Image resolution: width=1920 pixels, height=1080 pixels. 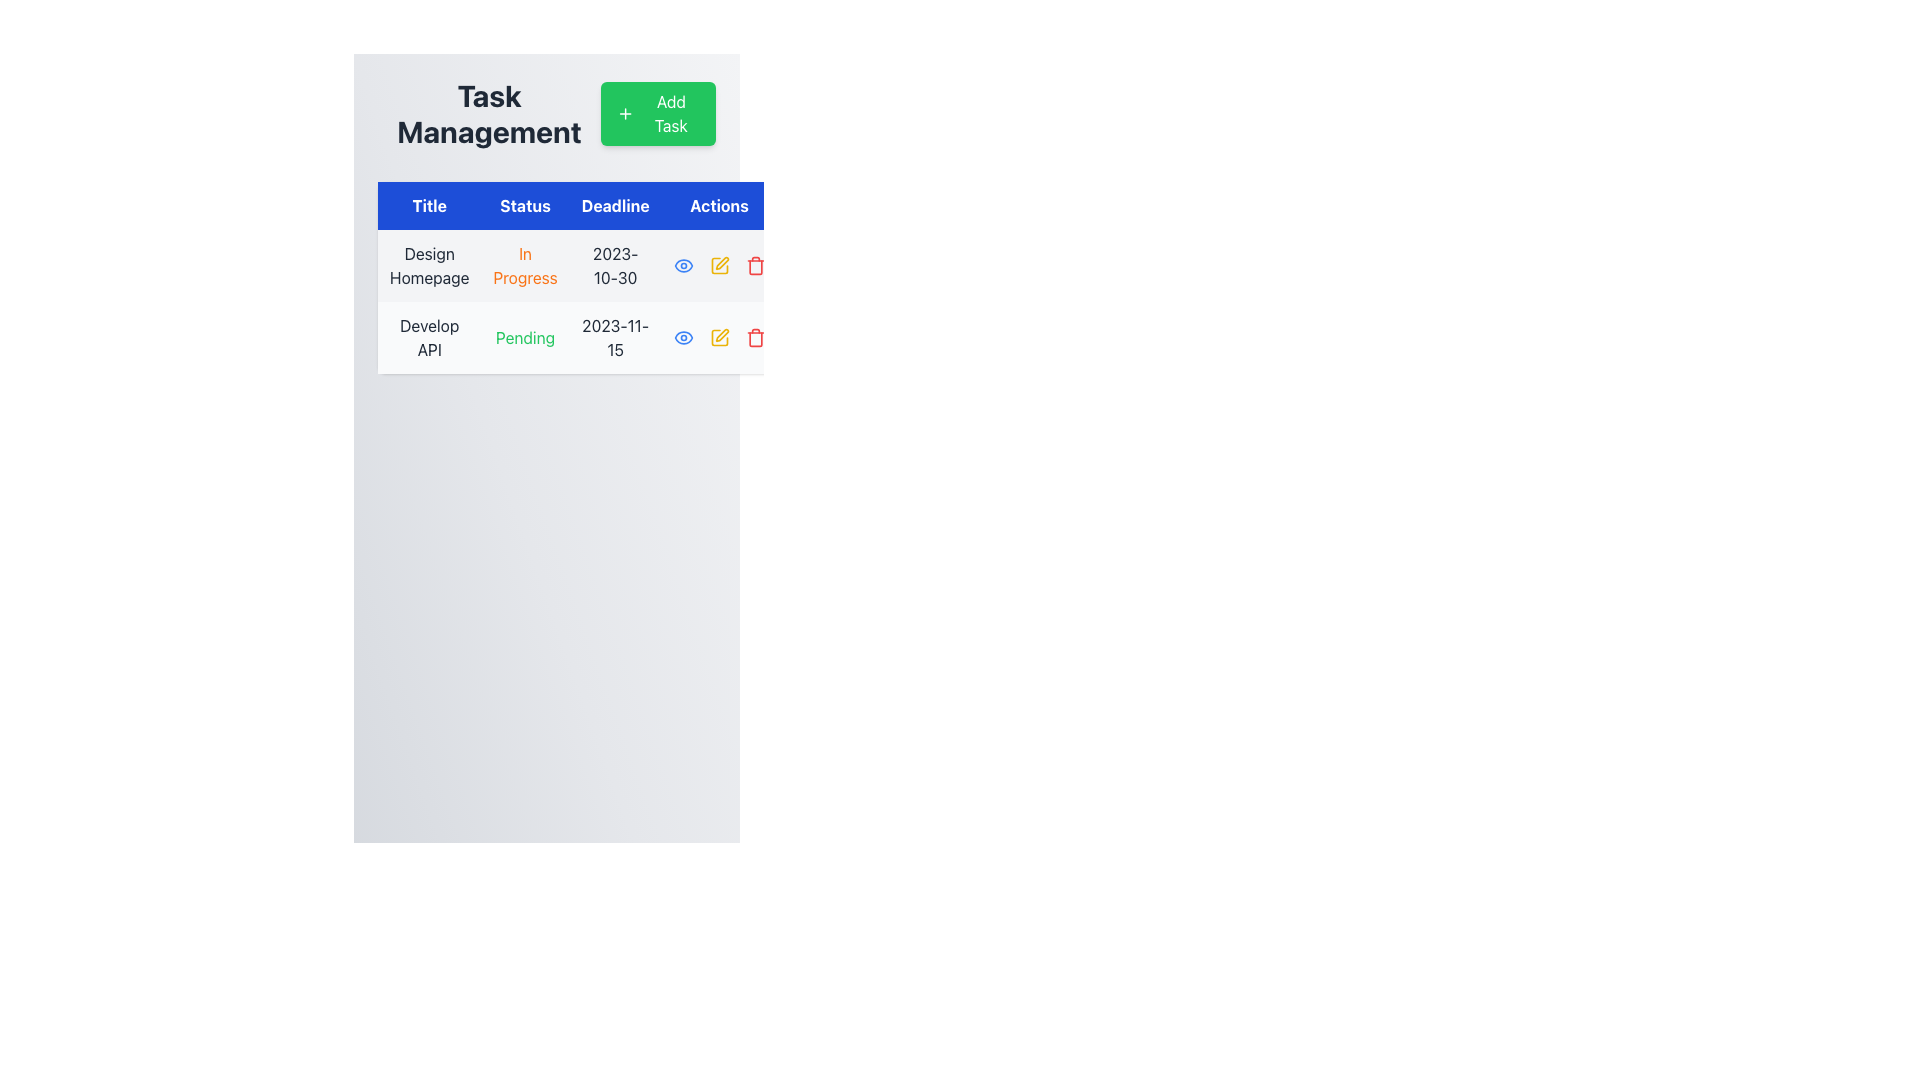 I want to click on the 'Design Homepage' text label to focus on the task it identifies, located in the first cell under the 'Title' column in the top row of the table, so click(x=428, y=265).